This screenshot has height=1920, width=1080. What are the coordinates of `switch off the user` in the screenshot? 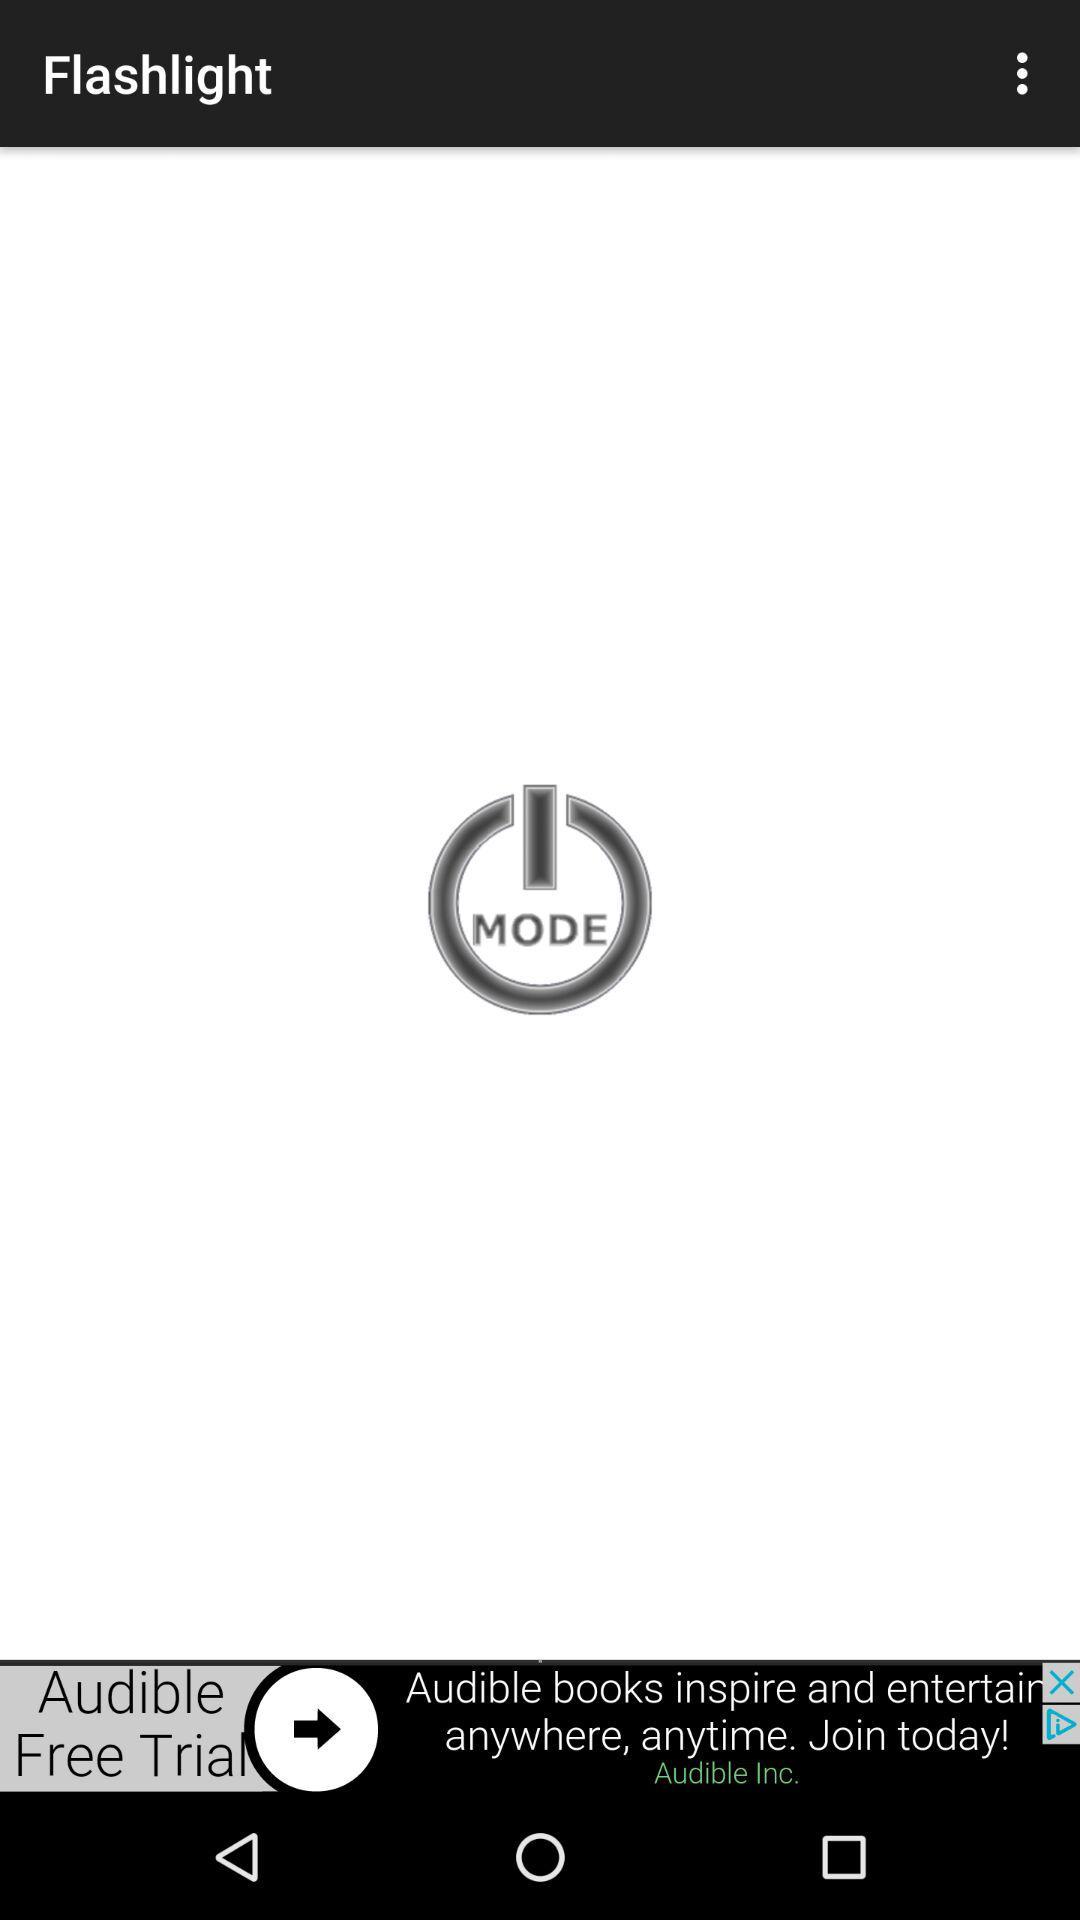 It's located at (540, 901).